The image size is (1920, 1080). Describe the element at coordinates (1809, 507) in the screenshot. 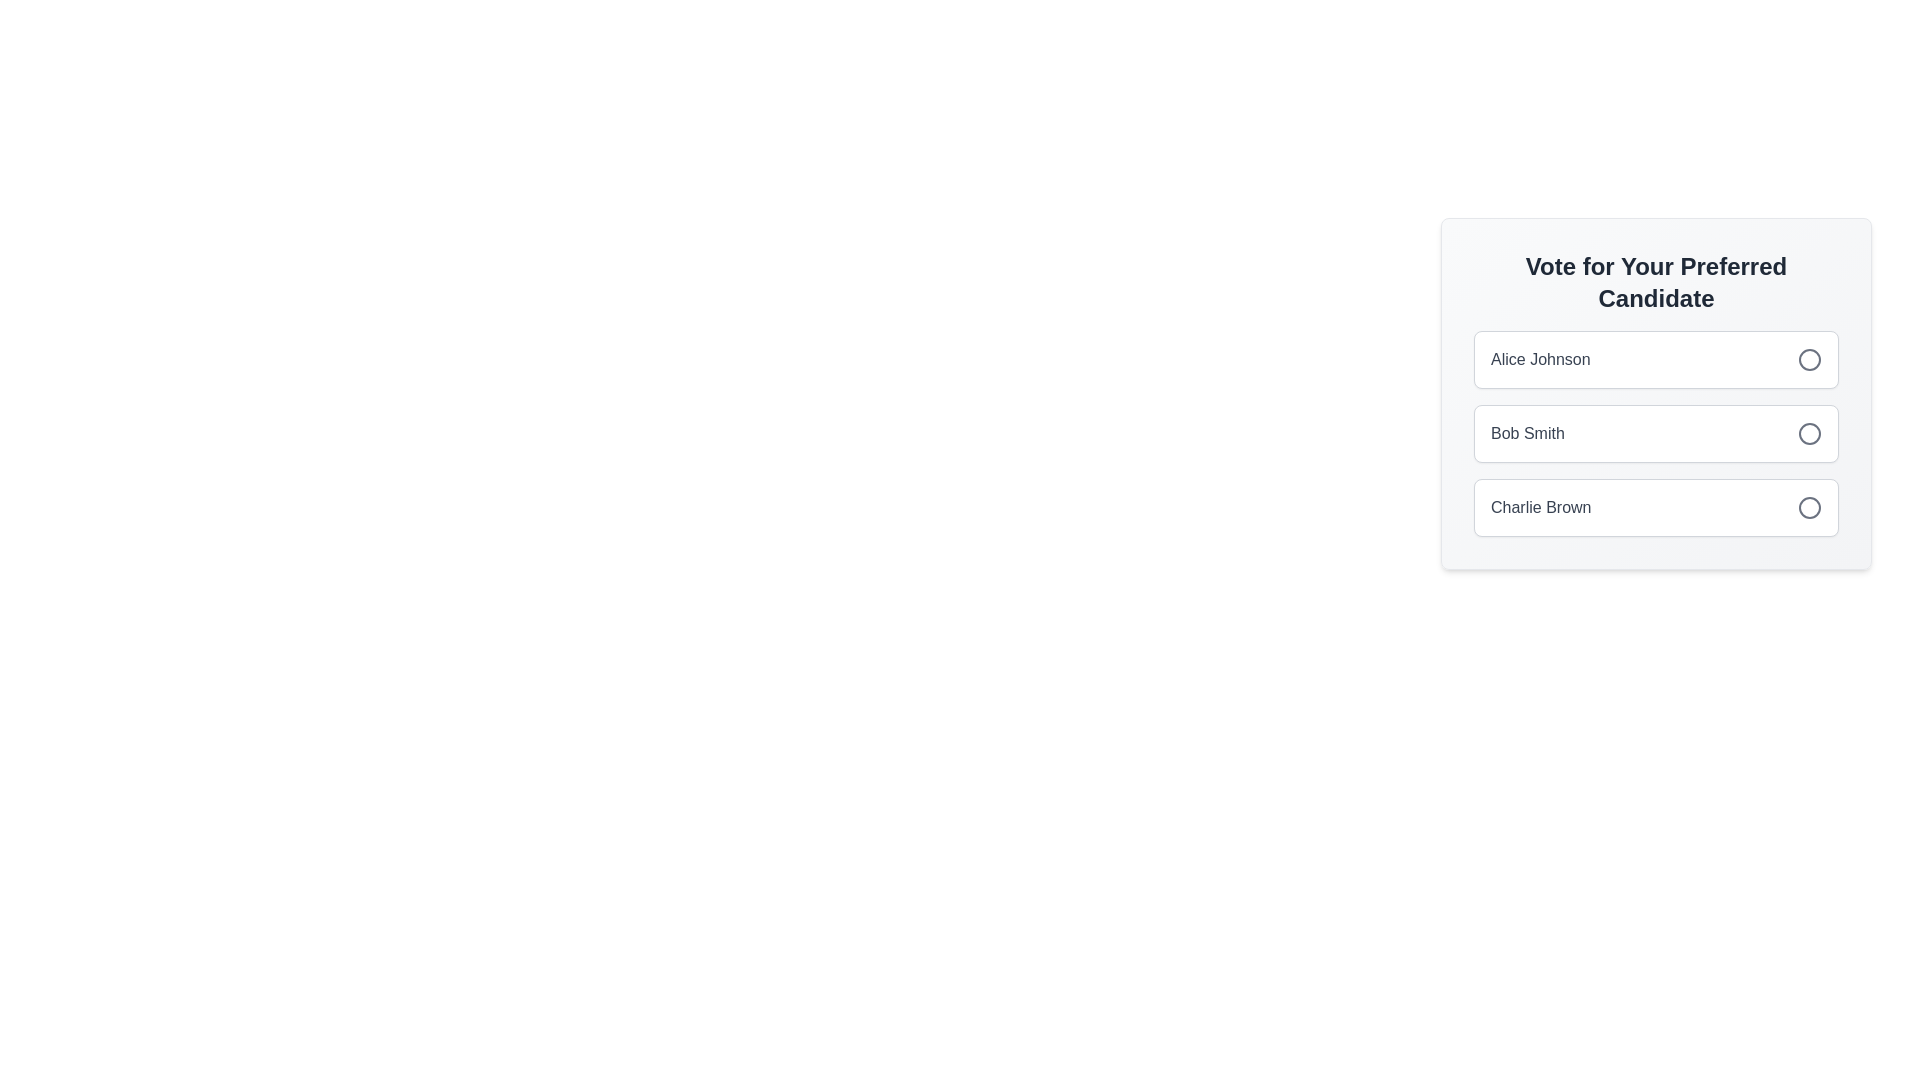

I see `the circular radio button located to the far right of the vertical list, associated with the option 'Charlie Brown'` at that location.